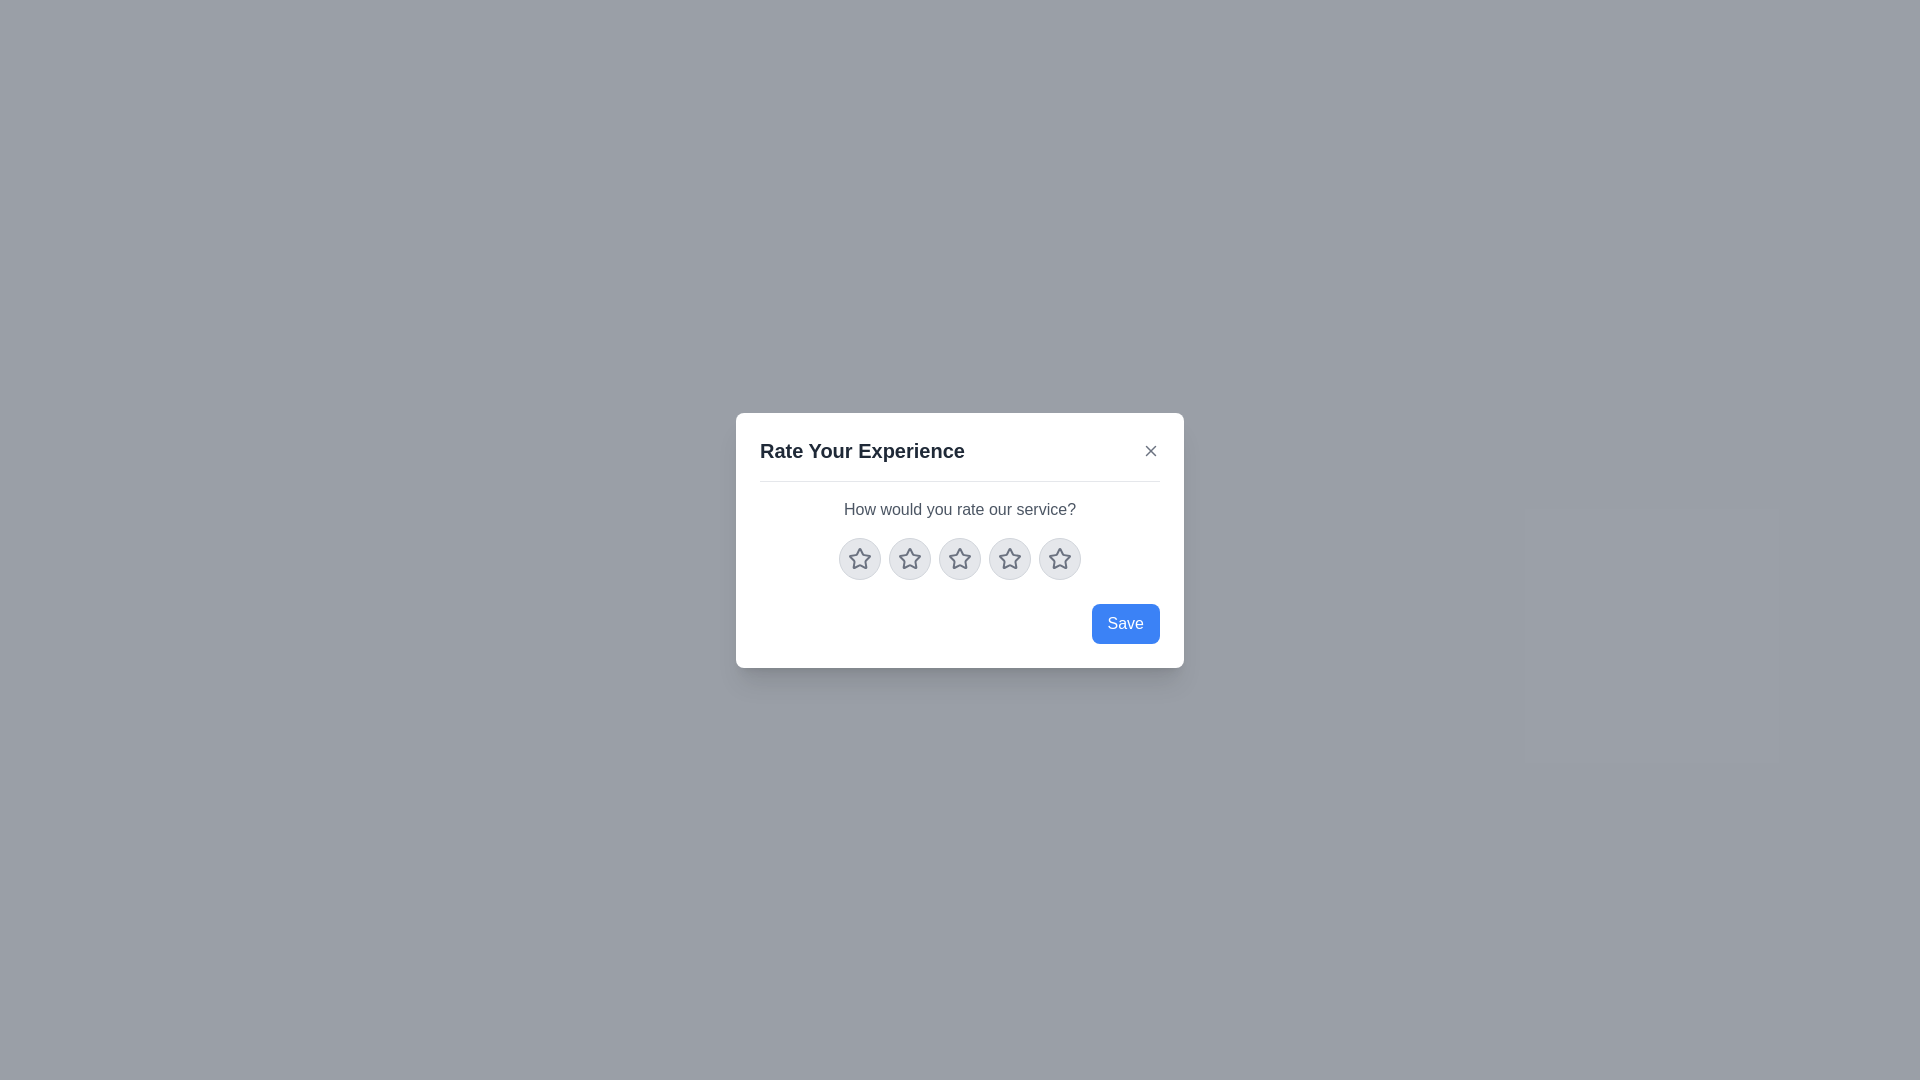 The height and width of the screenshot is (1080, 1920). What do you see at coordinates (960, 558) in the screenshot?
I see `the star corresponding to the rating 3` at bounding box center [960, 558].